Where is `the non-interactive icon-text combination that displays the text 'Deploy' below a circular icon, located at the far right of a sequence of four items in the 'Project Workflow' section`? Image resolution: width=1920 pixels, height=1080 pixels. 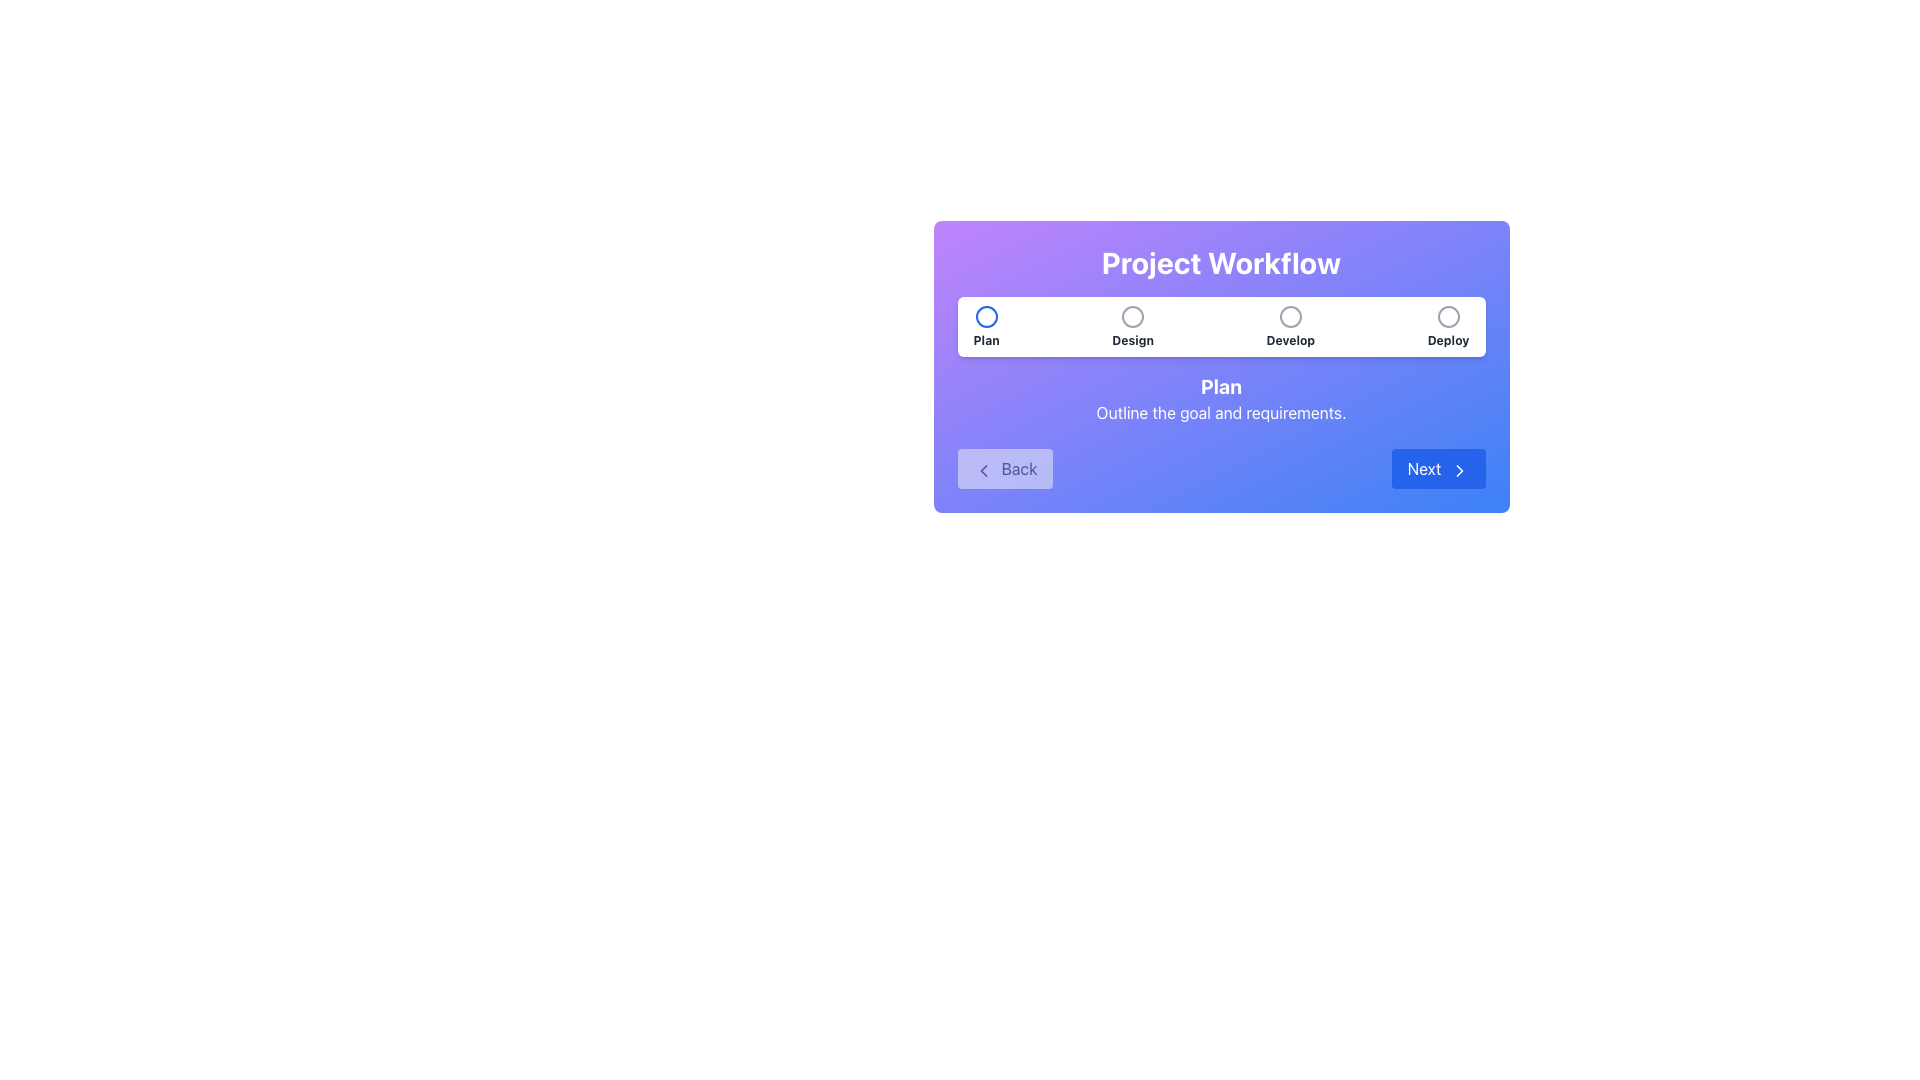 the non-interactive icon-text combination that displays the text 'Deploy' below a circular icon, located at the far right of a sequence of four items in the 'Project Workflow' section is located at coordinates (1448, 326).